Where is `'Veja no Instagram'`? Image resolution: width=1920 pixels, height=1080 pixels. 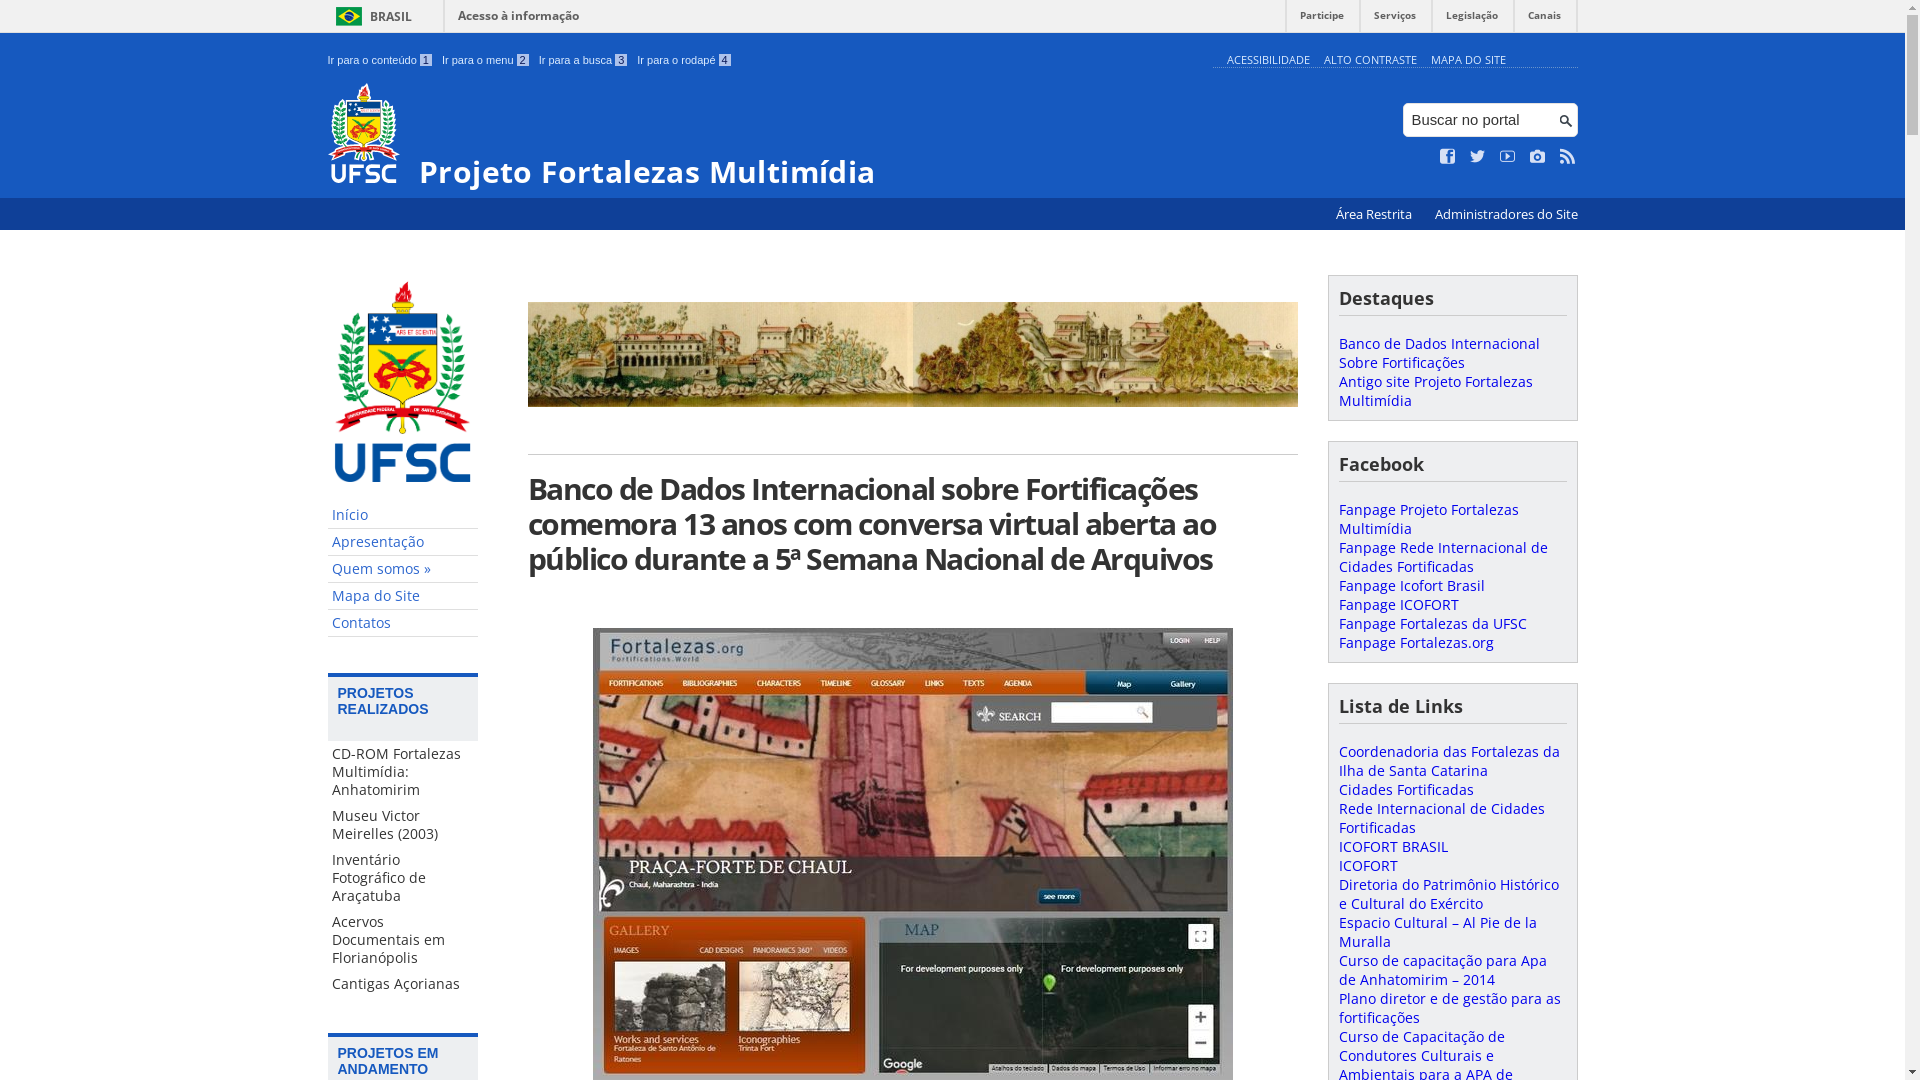
'Veja no Instagram' is located at coordinates (1536, 156).